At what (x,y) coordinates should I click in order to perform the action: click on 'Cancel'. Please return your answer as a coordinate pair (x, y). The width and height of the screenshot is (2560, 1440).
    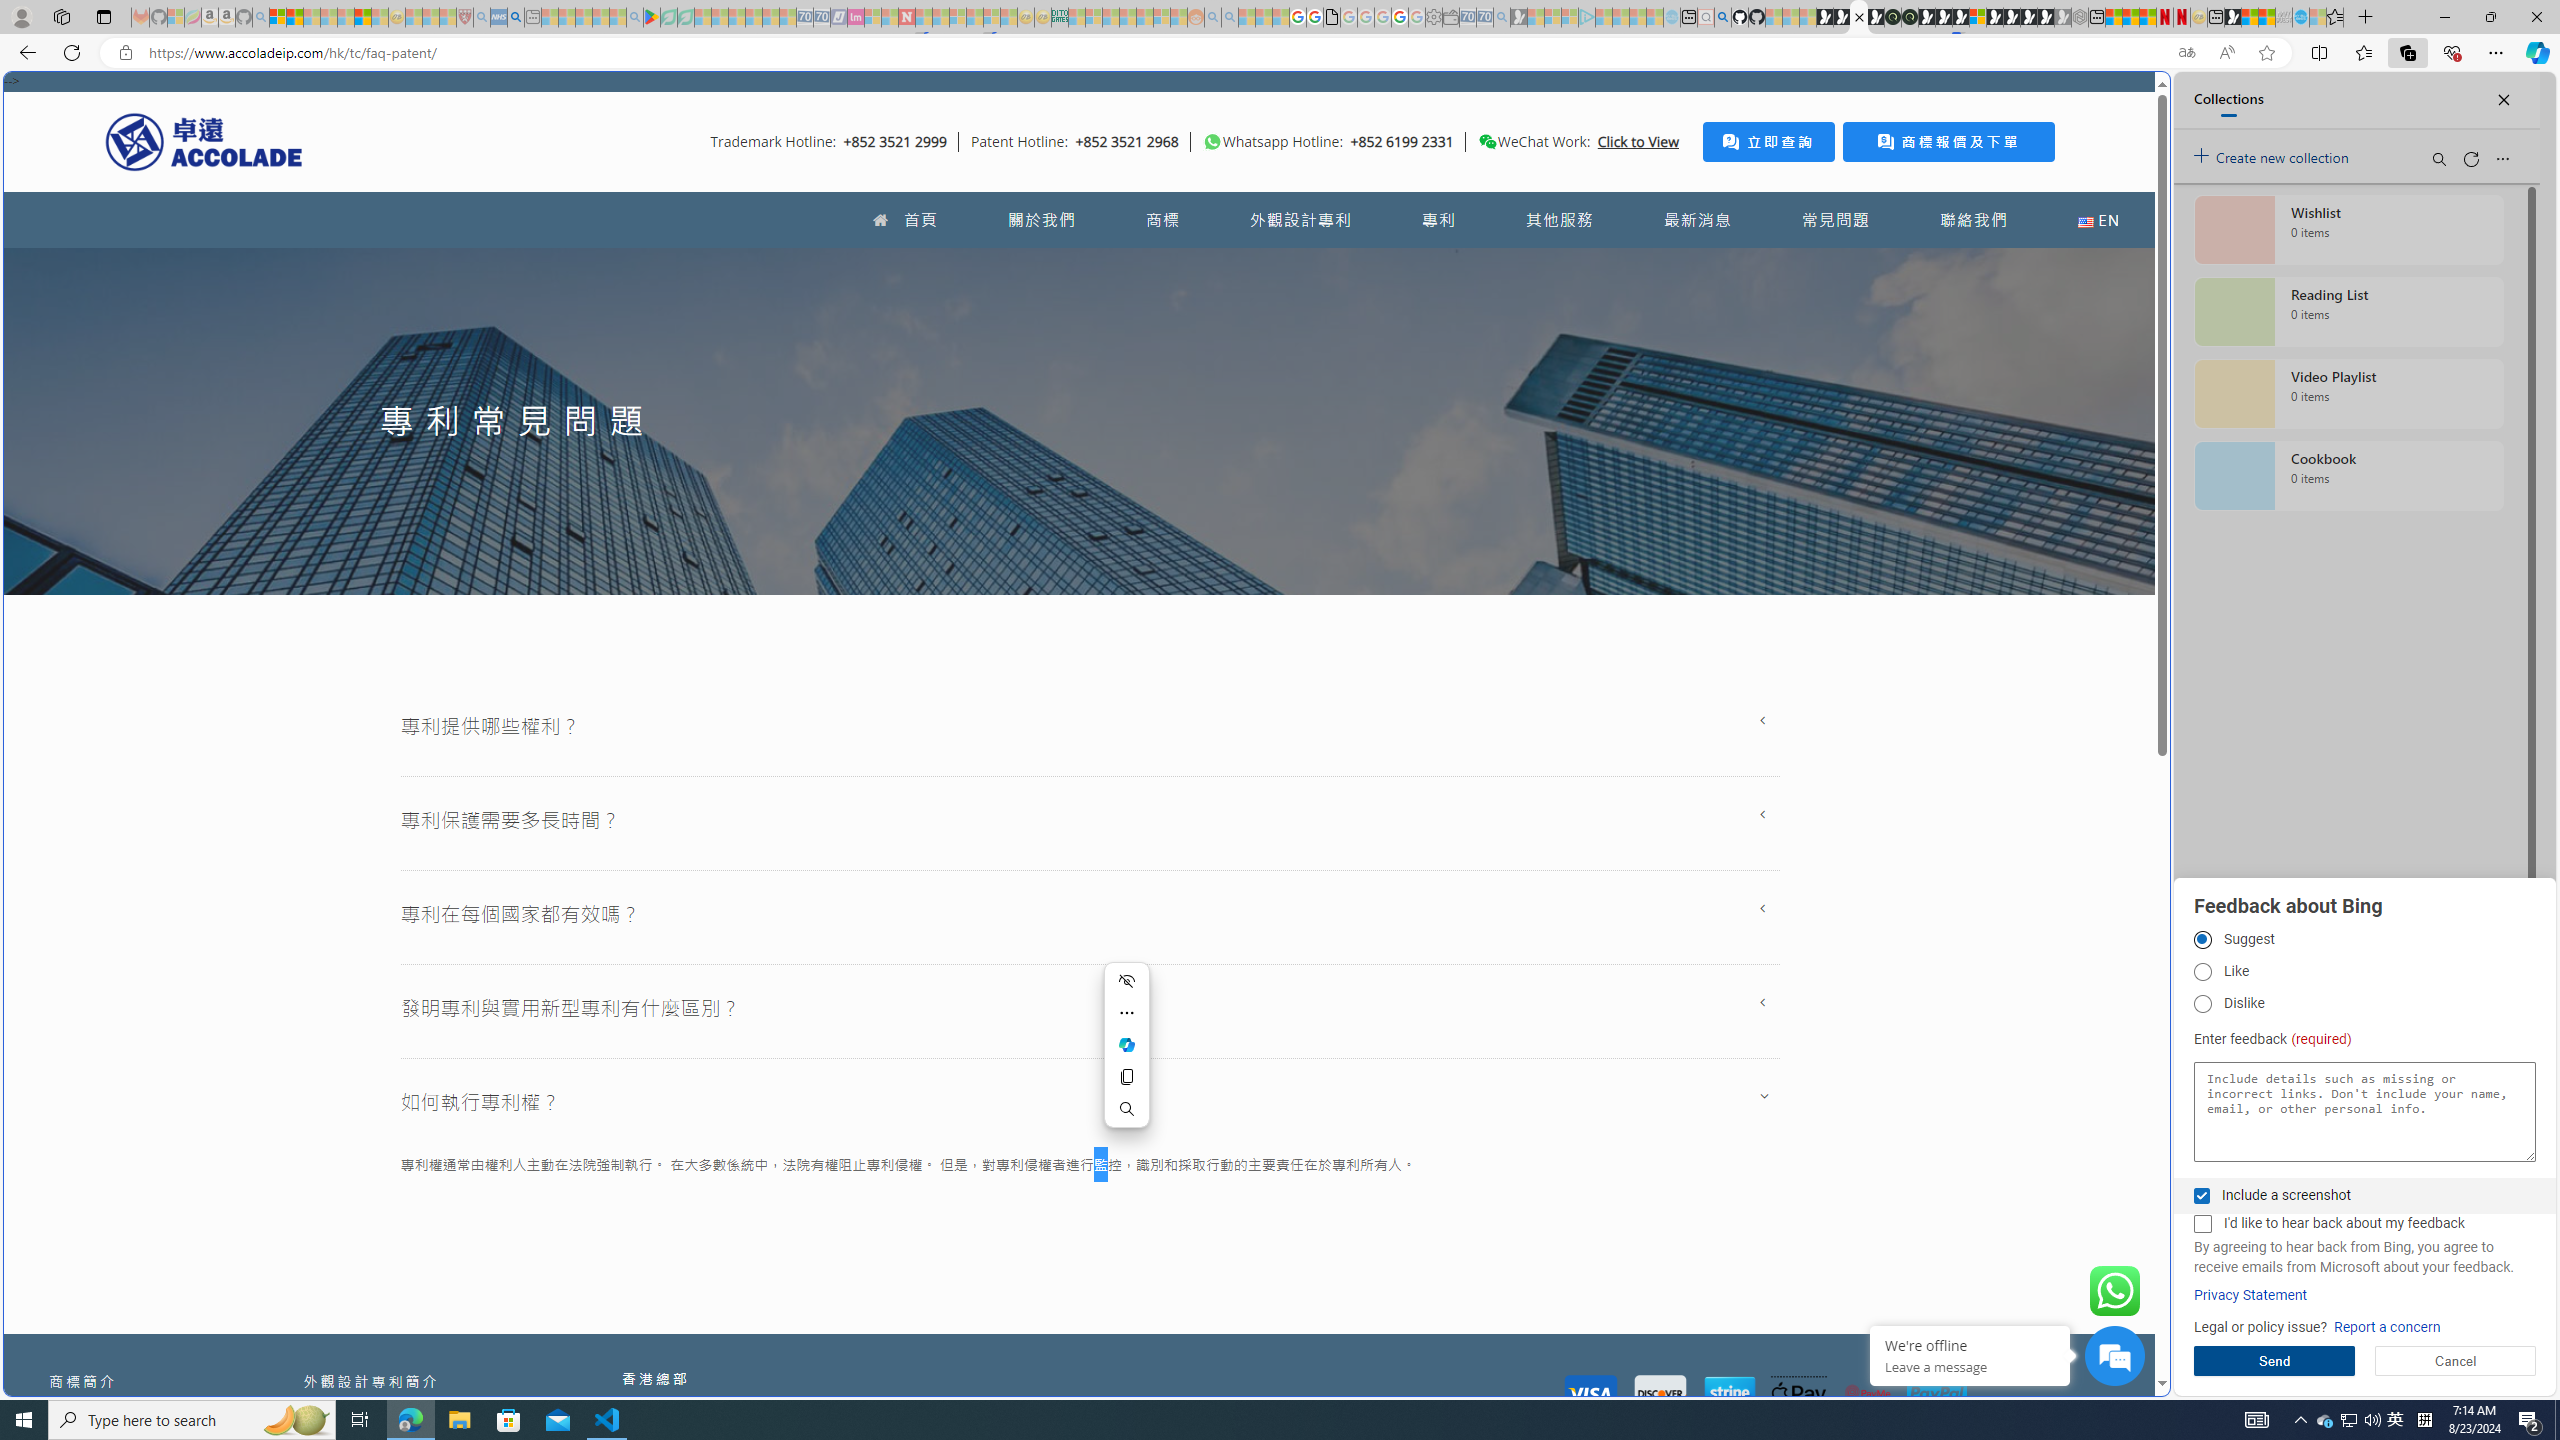
    Looking at the image, I should click on (2455, 1360).